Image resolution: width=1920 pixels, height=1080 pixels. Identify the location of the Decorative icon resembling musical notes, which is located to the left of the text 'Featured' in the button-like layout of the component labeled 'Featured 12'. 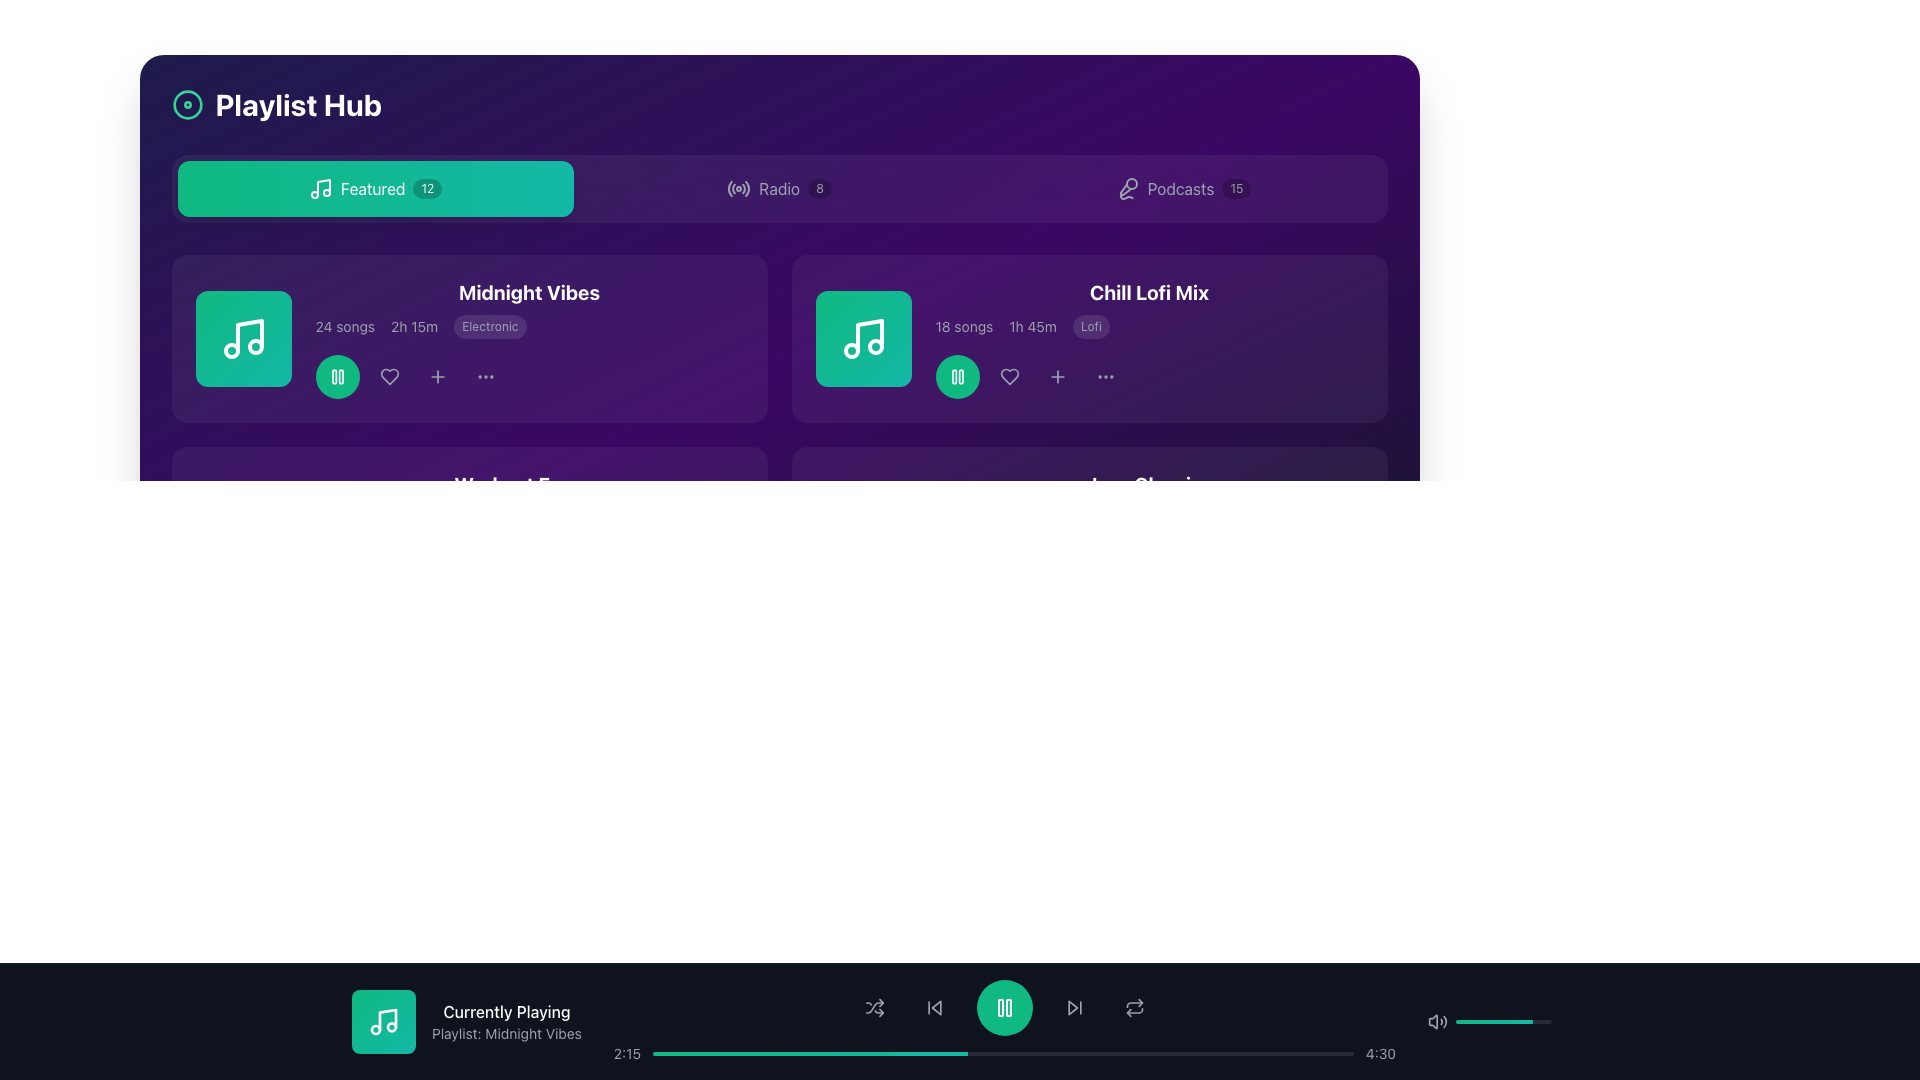
(320, 189).